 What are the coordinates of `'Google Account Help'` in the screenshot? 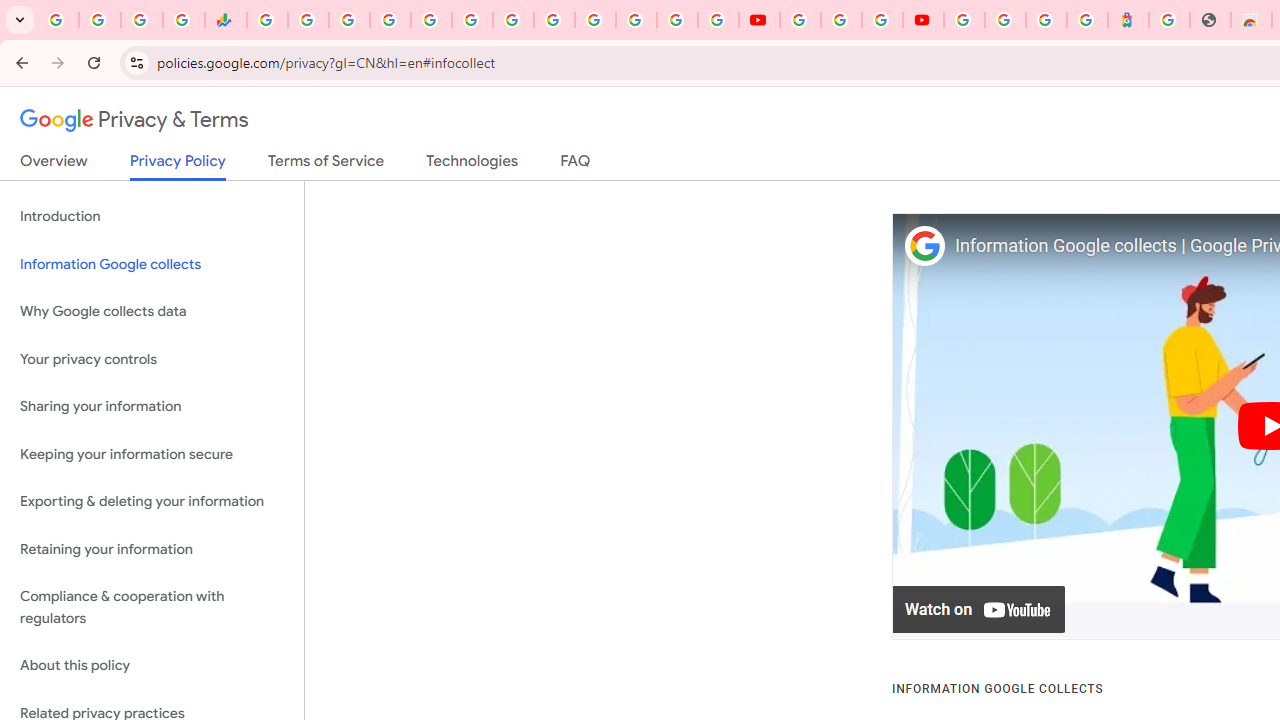 It's located at (840, 20).